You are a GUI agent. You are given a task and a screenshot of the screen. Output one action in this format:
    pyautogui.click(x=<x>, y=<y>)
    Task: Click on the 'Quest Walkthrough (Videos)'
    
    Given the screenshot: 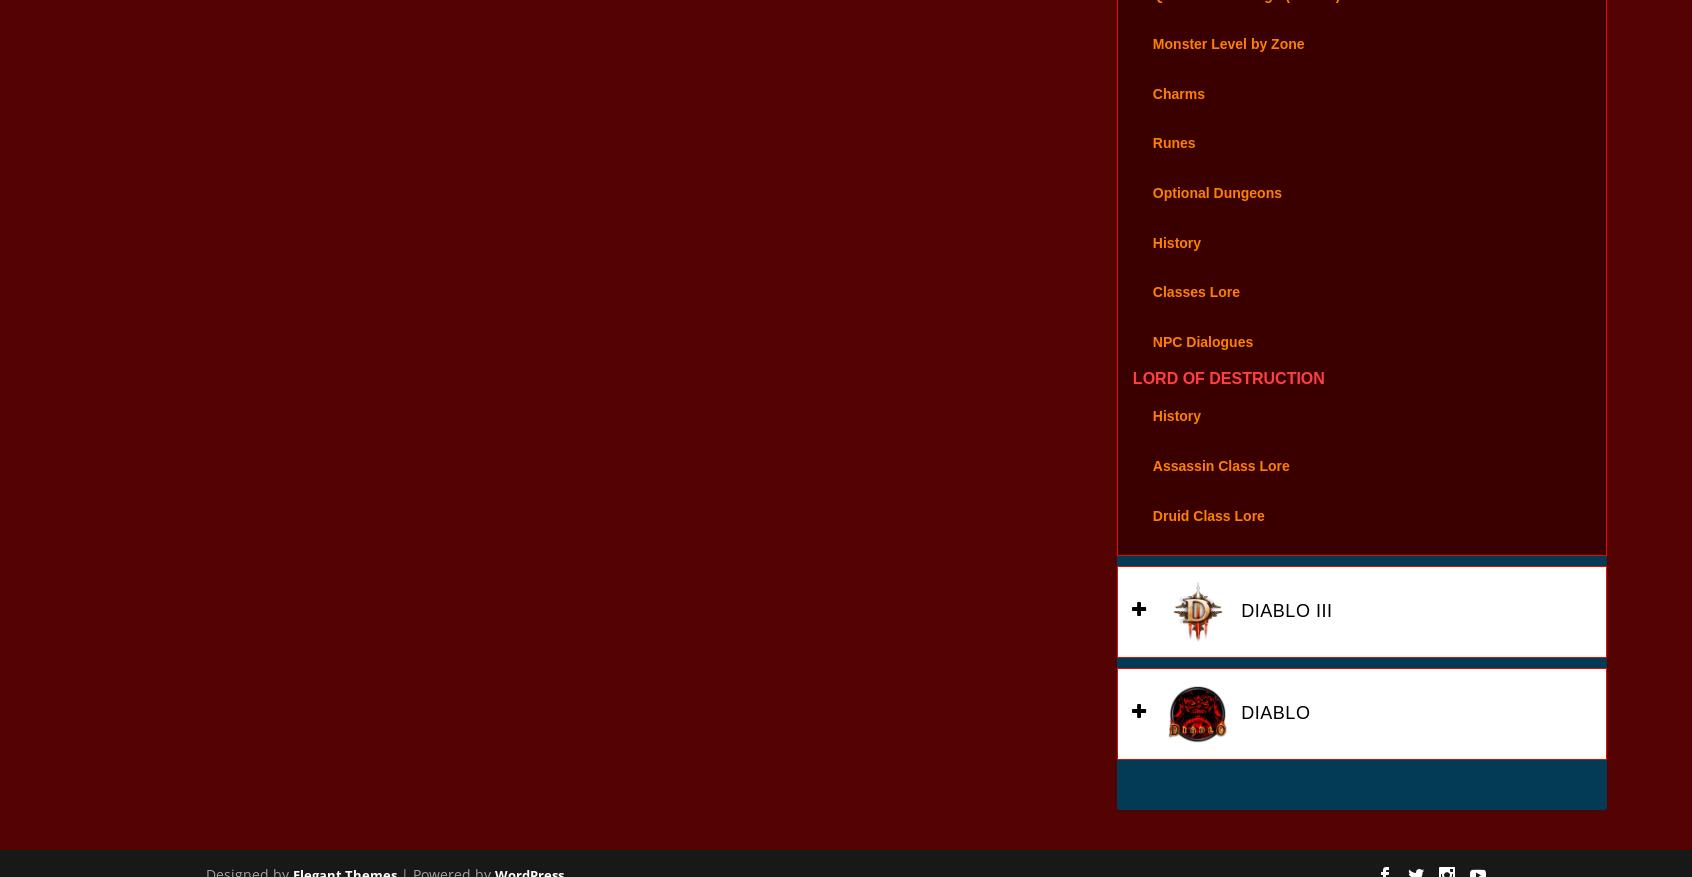 What is the action you would take?
    pyautogui.click(x=1151, y=19)
    